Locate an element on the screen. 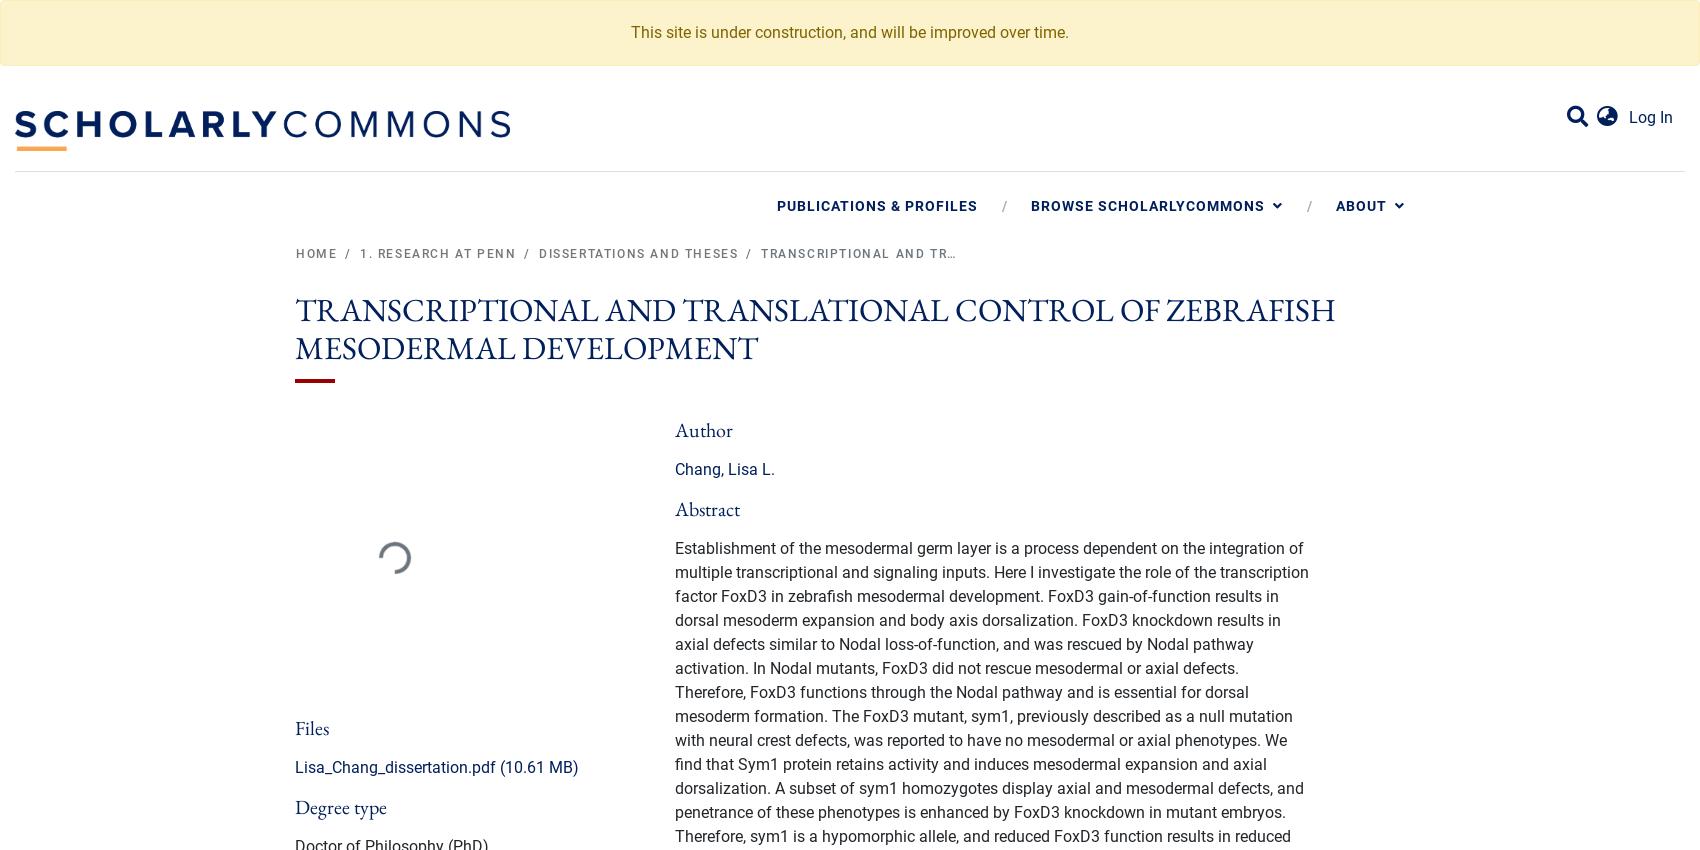 This screenshot has width=1700, height=850. 'Home' is located at coordinates (316, 252).